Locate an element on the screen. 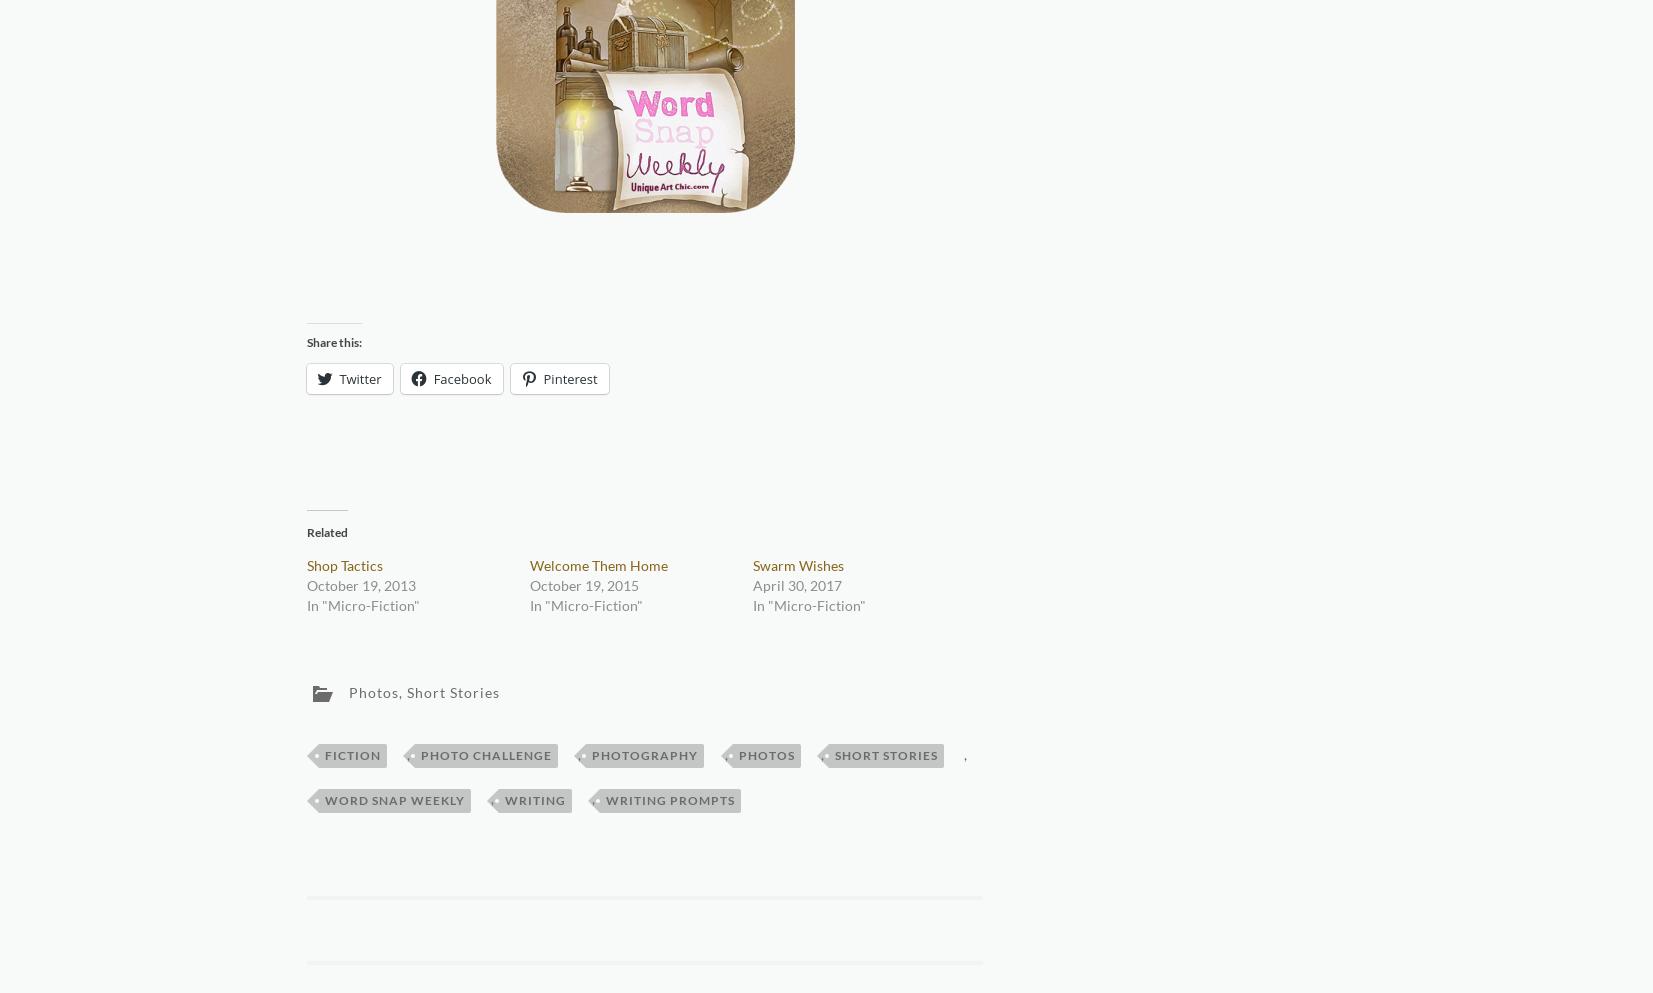  'Writing' is located at coordinates (533, 798).